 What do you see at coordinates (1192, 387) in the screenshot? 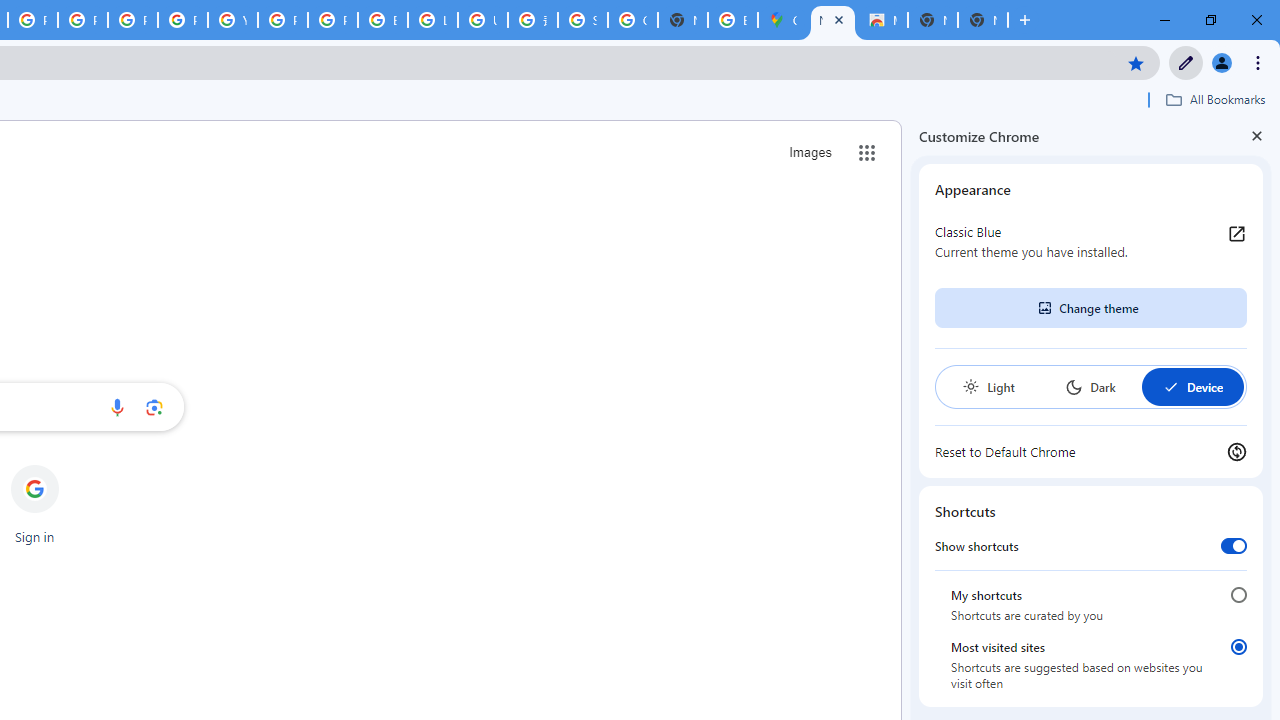
I see `'Device'` at bounding box center [1192, 387].